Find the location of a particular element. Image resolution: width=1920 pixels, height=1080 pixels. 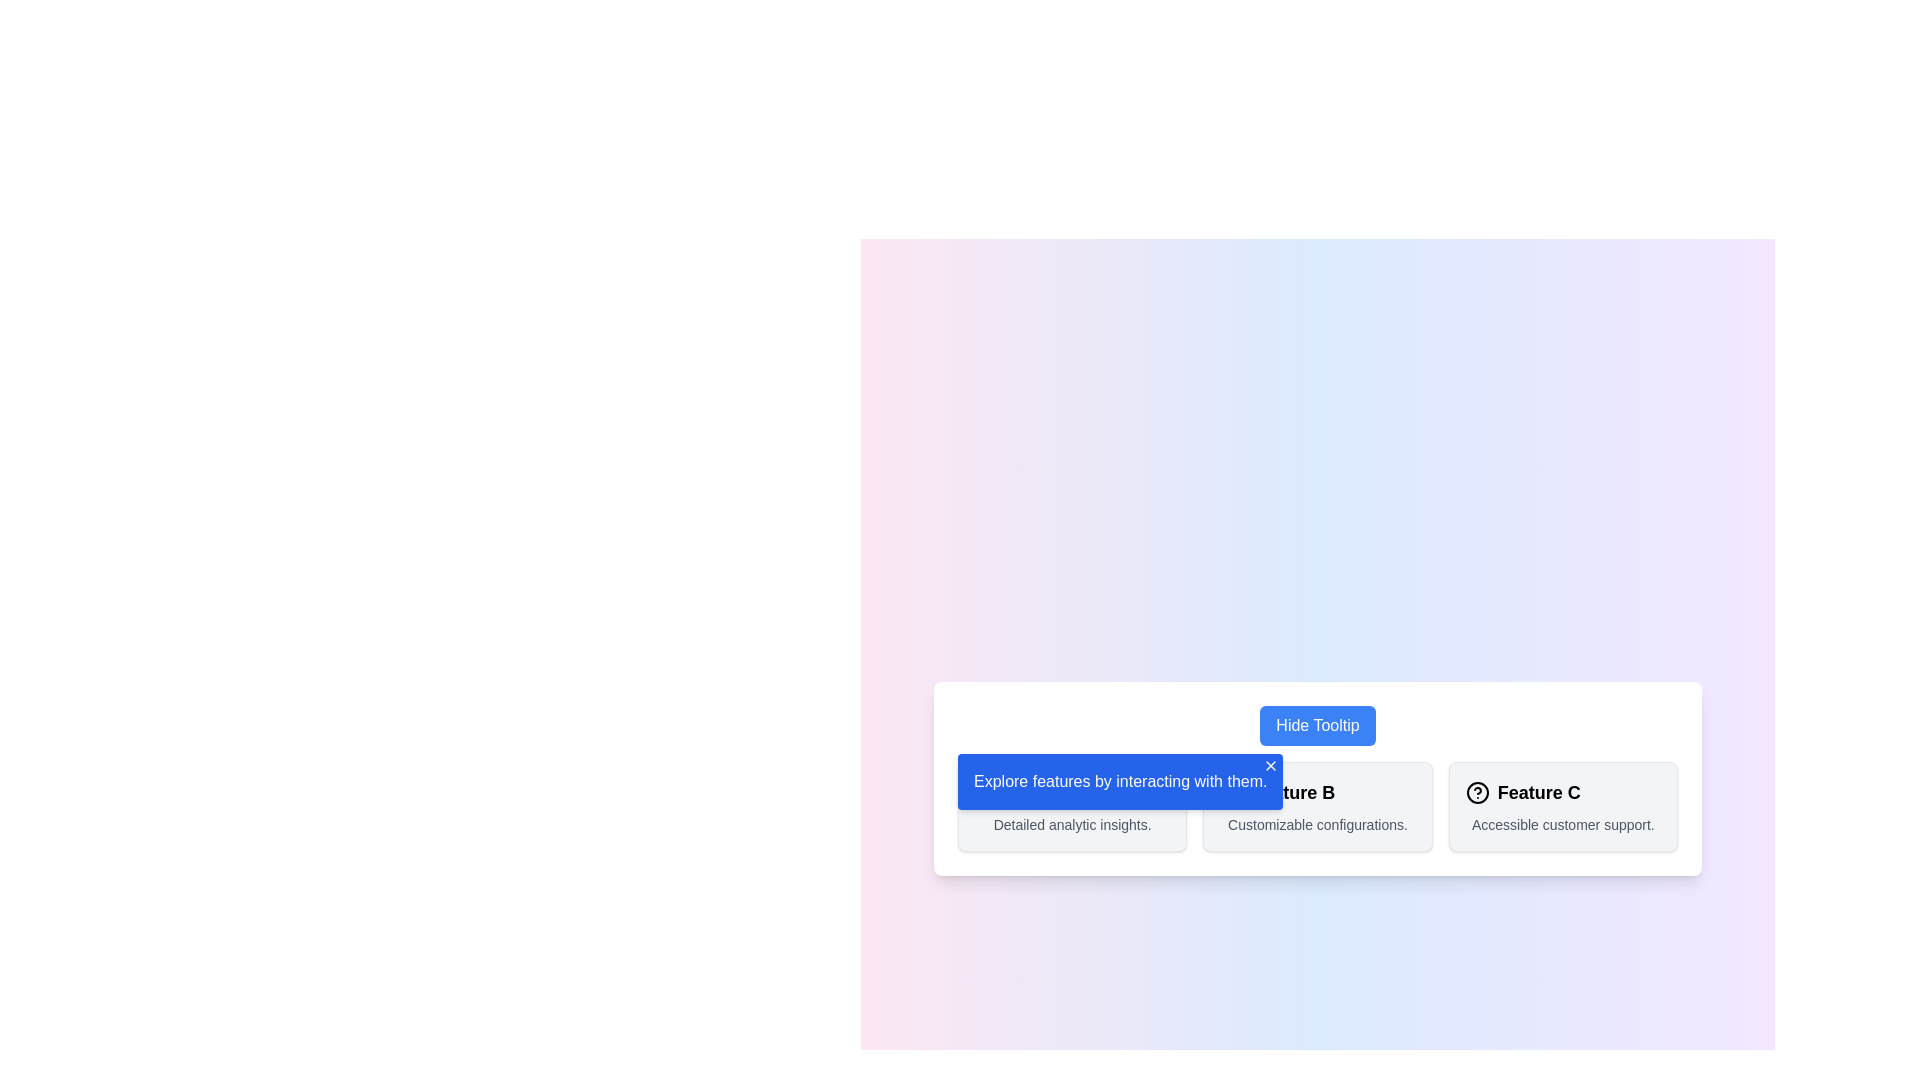

the feature name is located at coordinates (1562, 792).